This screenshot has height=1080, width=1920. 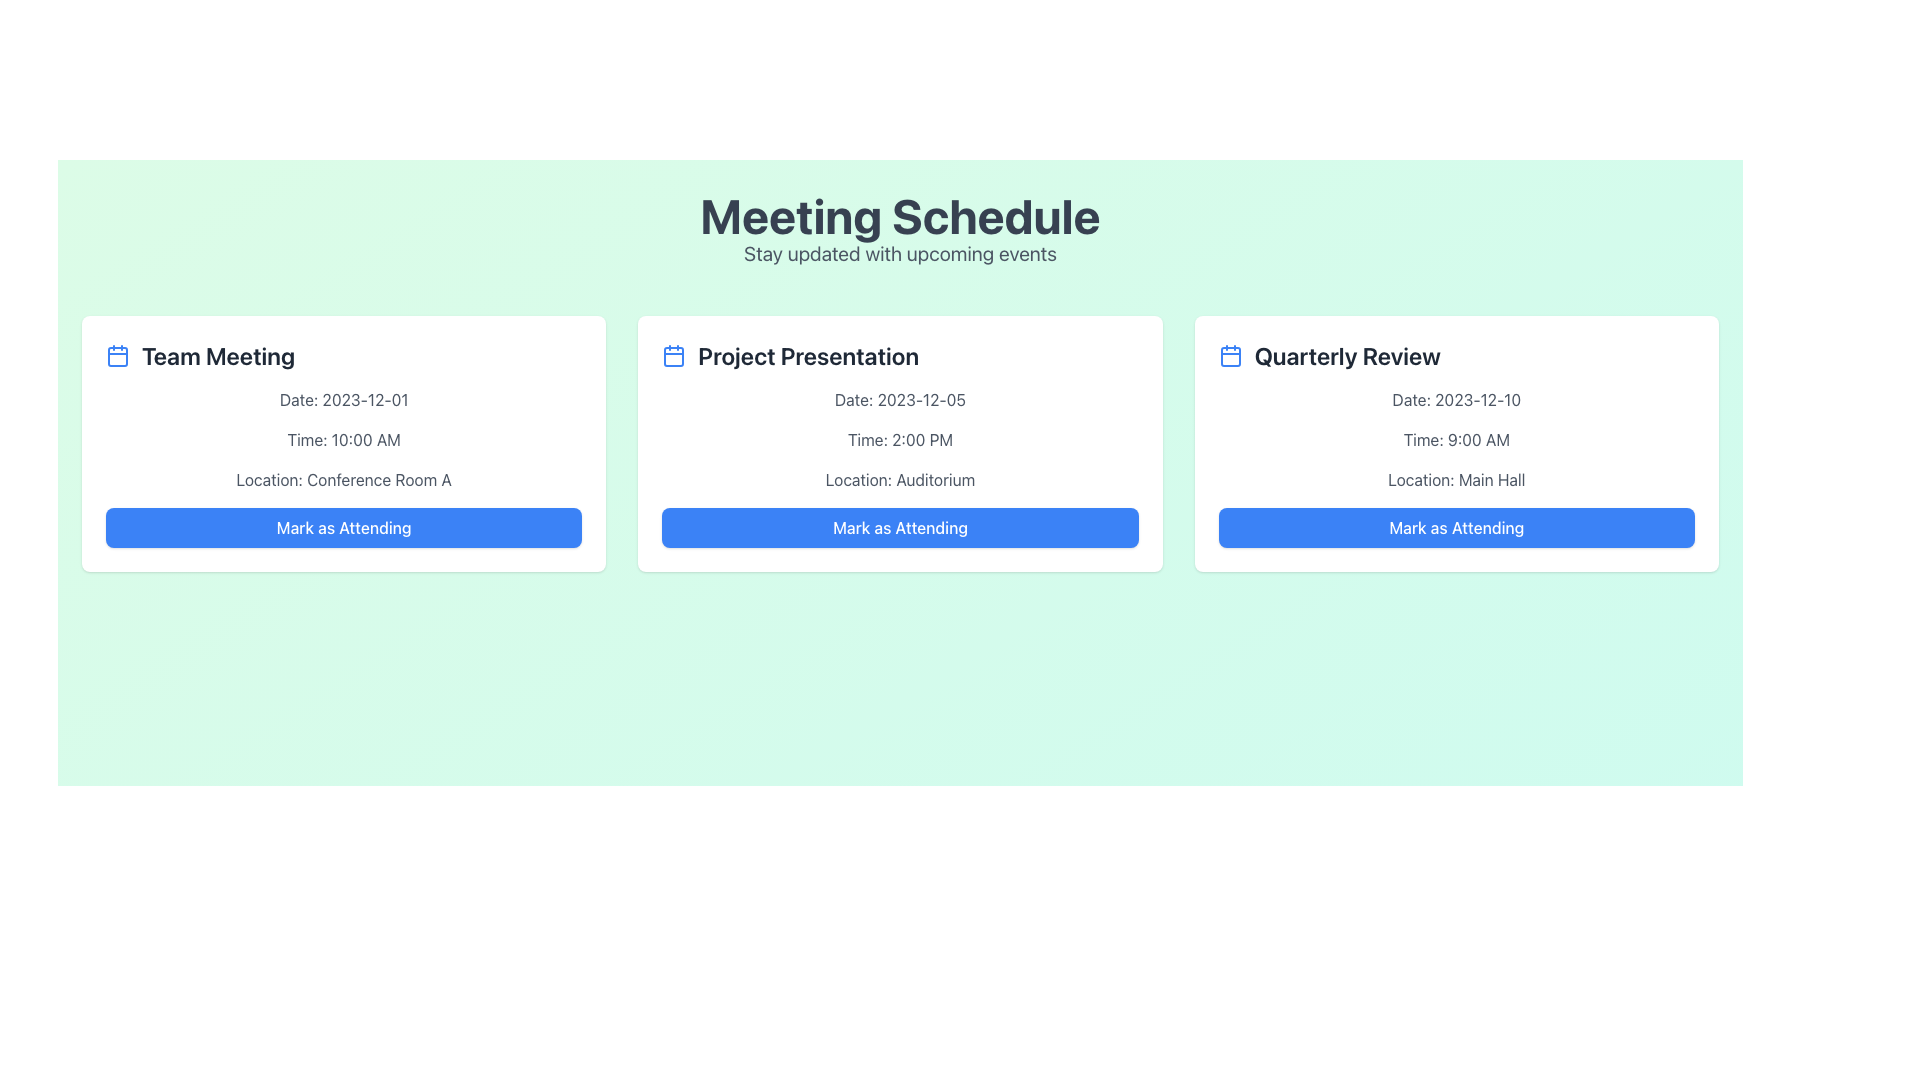 What do you see at coordinates (899, 216) in the screenshot?
I see `the 'Meeting Schedule' heading displayed in bold, dark gray text at the top of the interface, centered in the light green header area` at bounding box center [899, 216].